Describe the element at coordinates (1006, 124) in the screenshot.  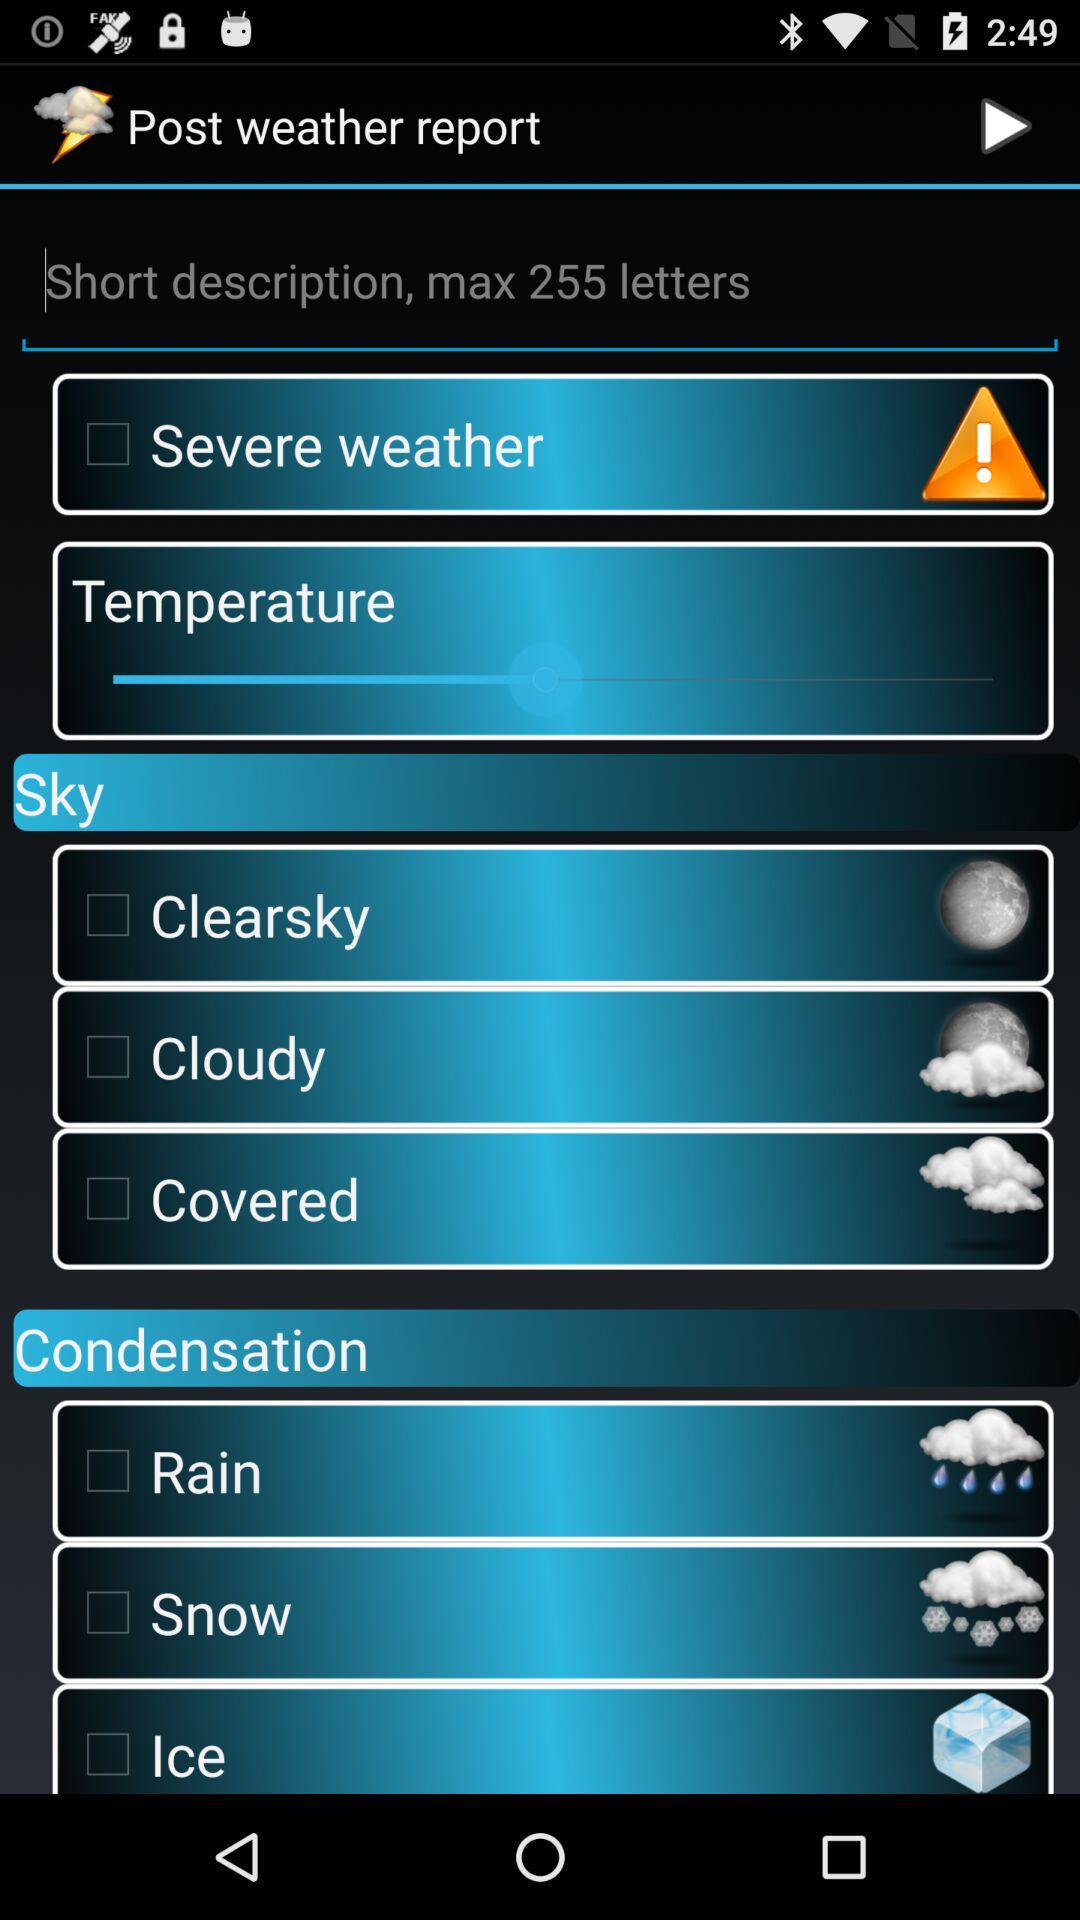
I see `app next to the post weather report app` at that location.